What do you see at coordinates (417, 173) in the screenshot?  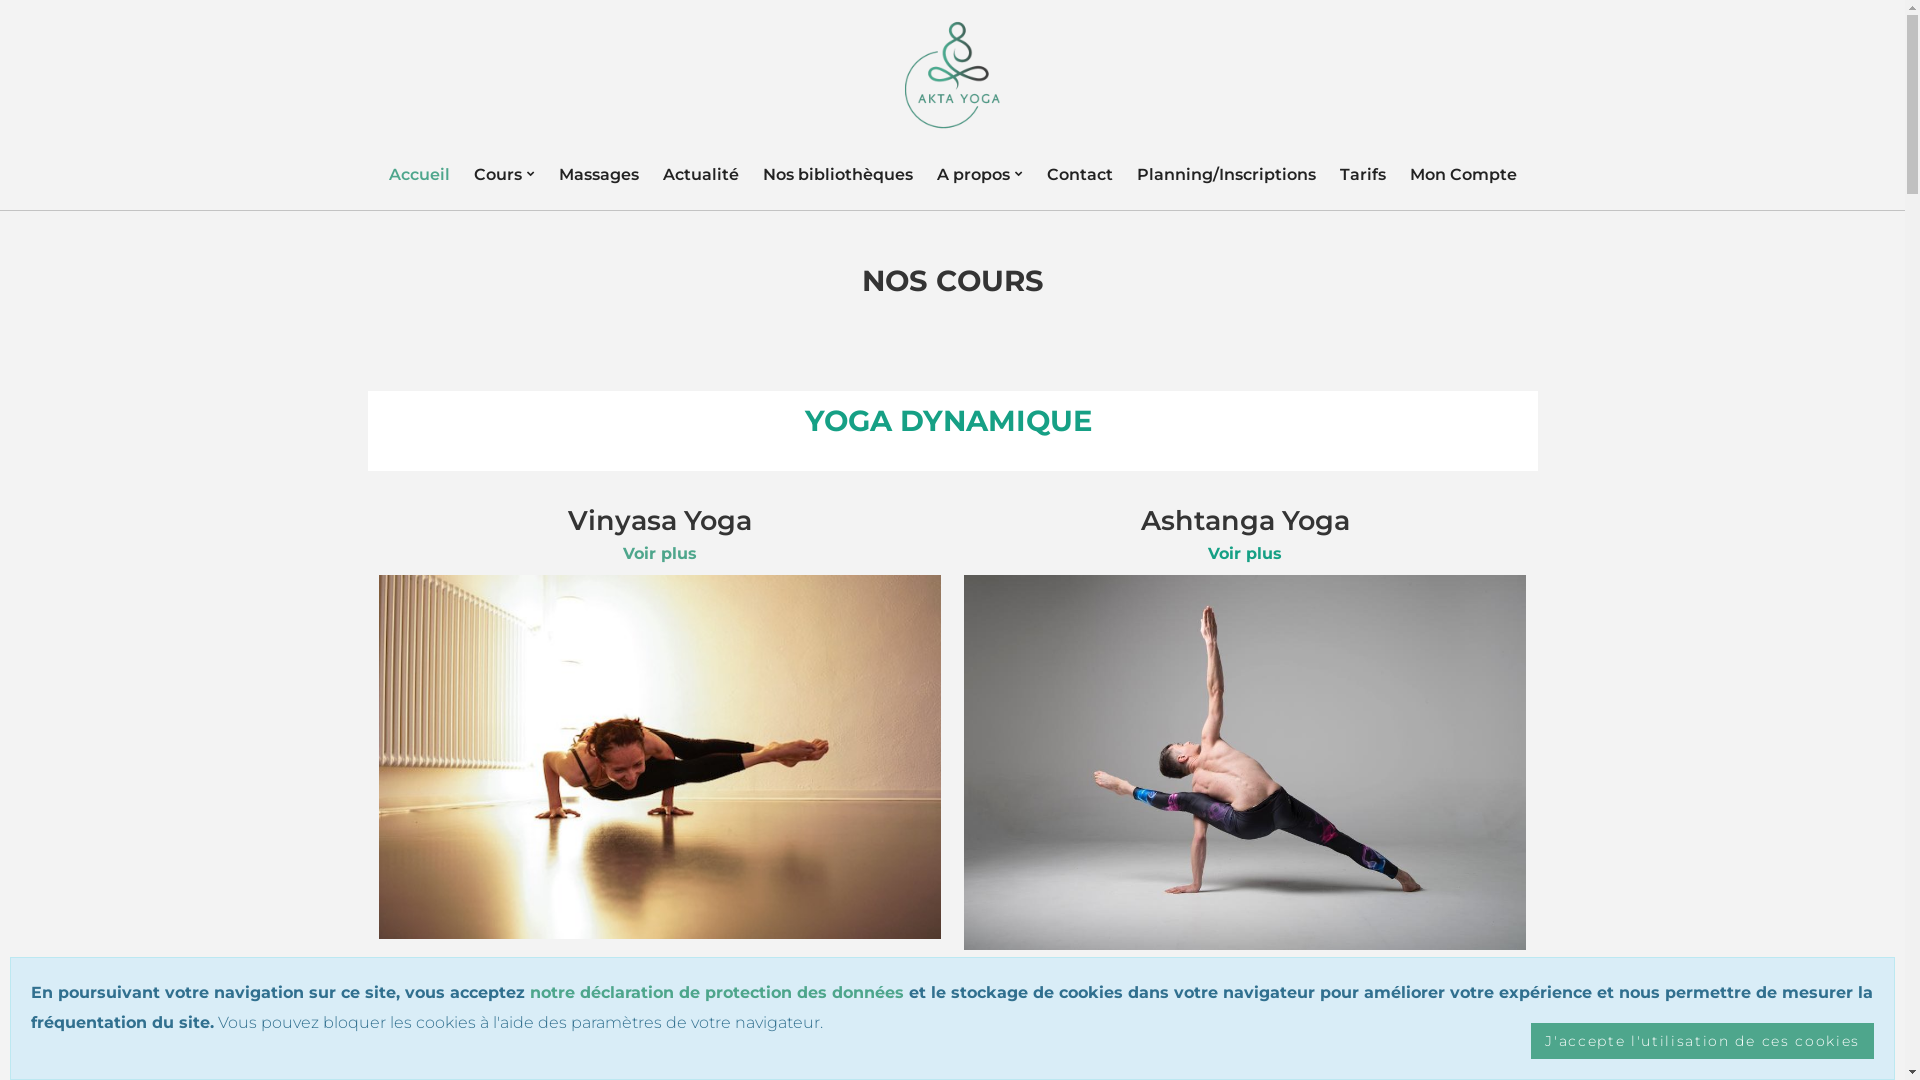 I see `'Accueil'` at bounding box center [417, 173].